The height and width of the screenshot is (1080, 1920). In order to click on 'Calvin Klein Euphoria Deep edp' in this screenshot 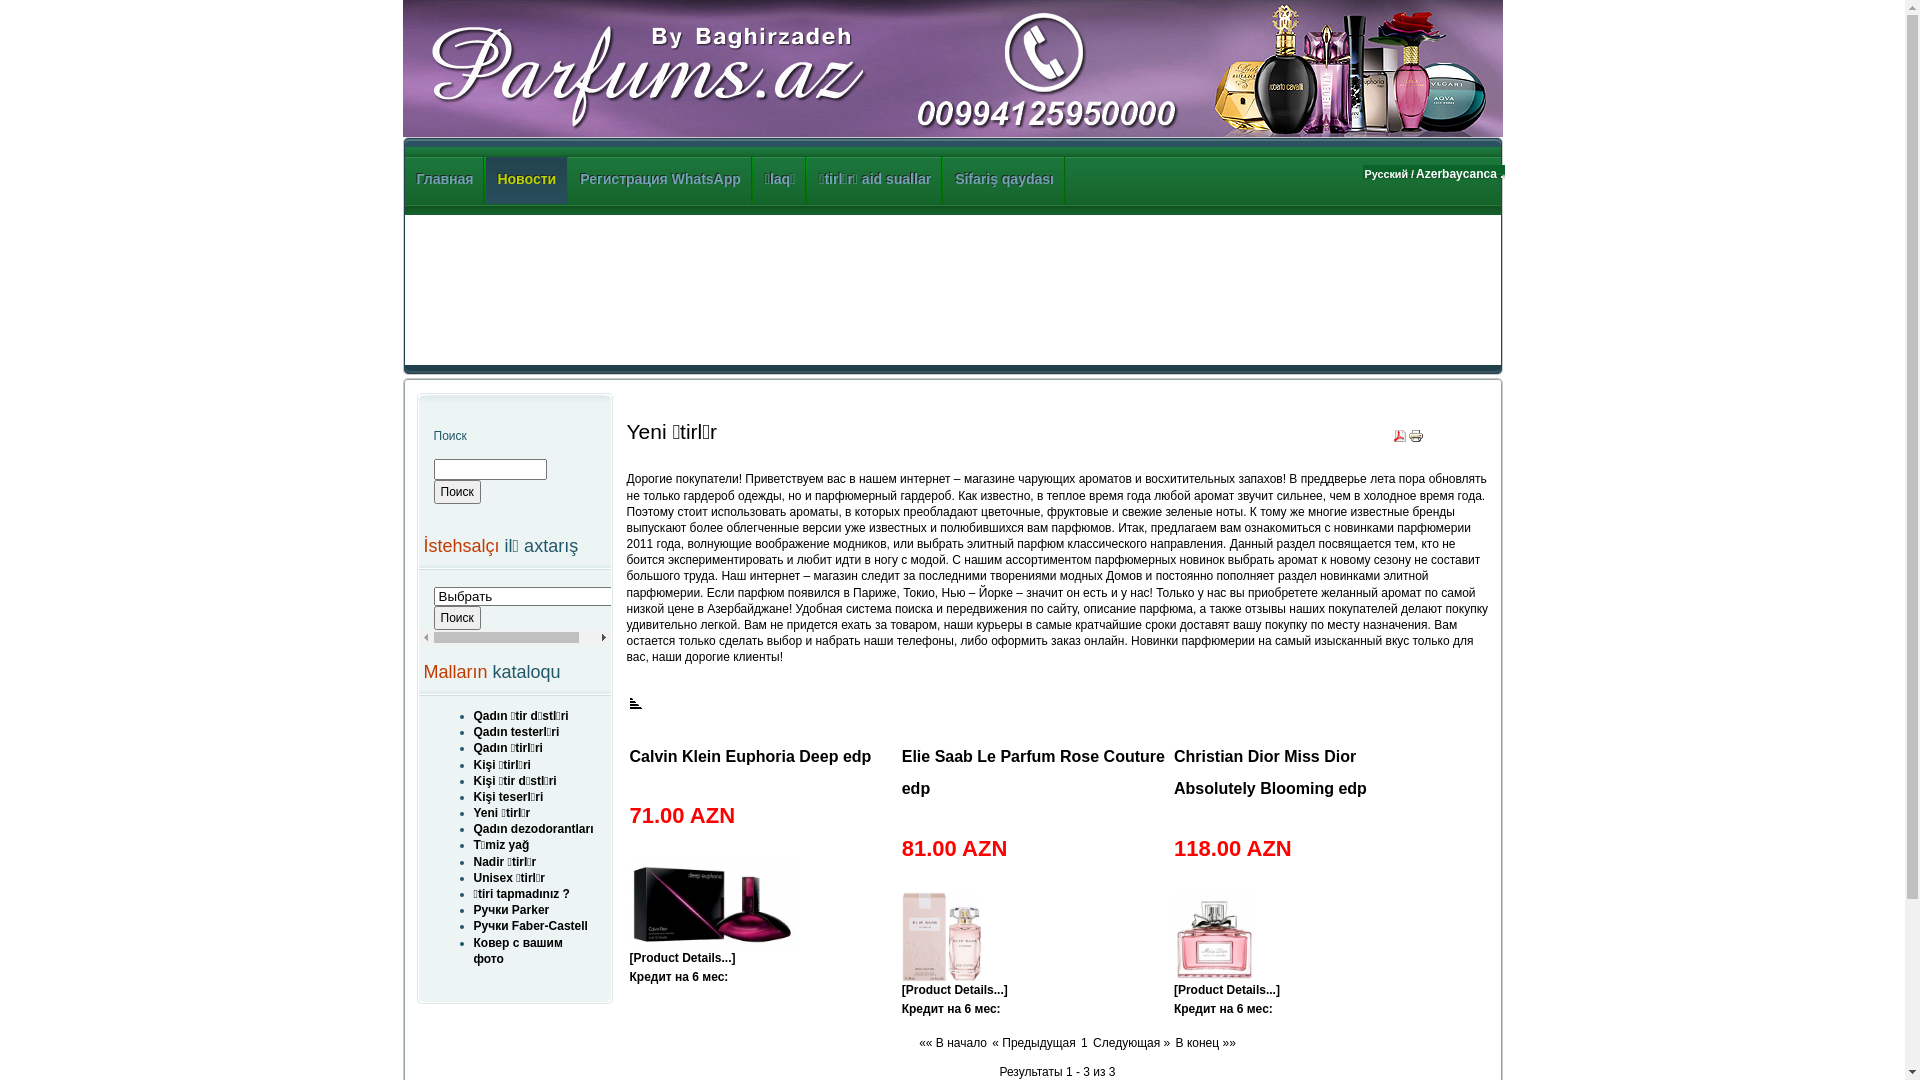, I will do `click(749, 756)`.